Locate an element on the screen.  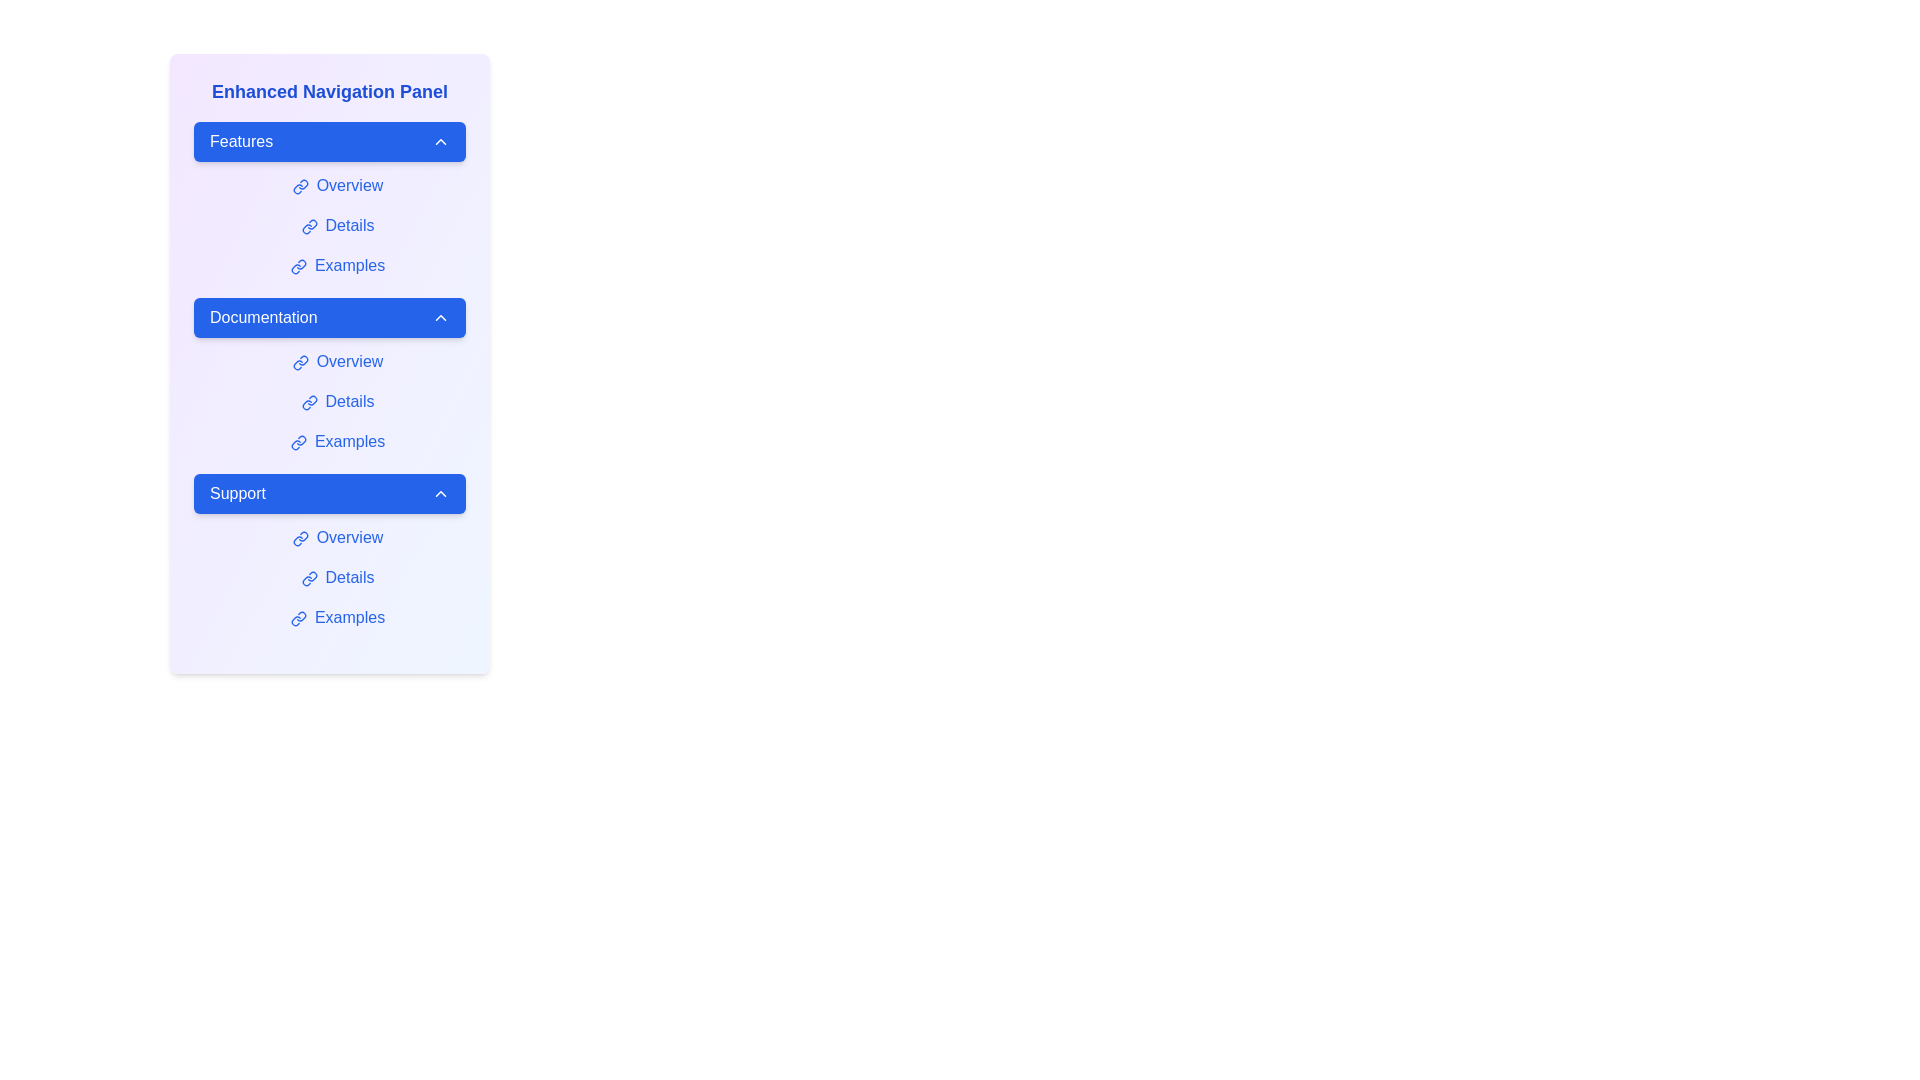
decorative icon located before the 'Overview' hyperlink in the 'Documentation' section of the vertical navigation menu for additional information is located at coordinates (299, 362).